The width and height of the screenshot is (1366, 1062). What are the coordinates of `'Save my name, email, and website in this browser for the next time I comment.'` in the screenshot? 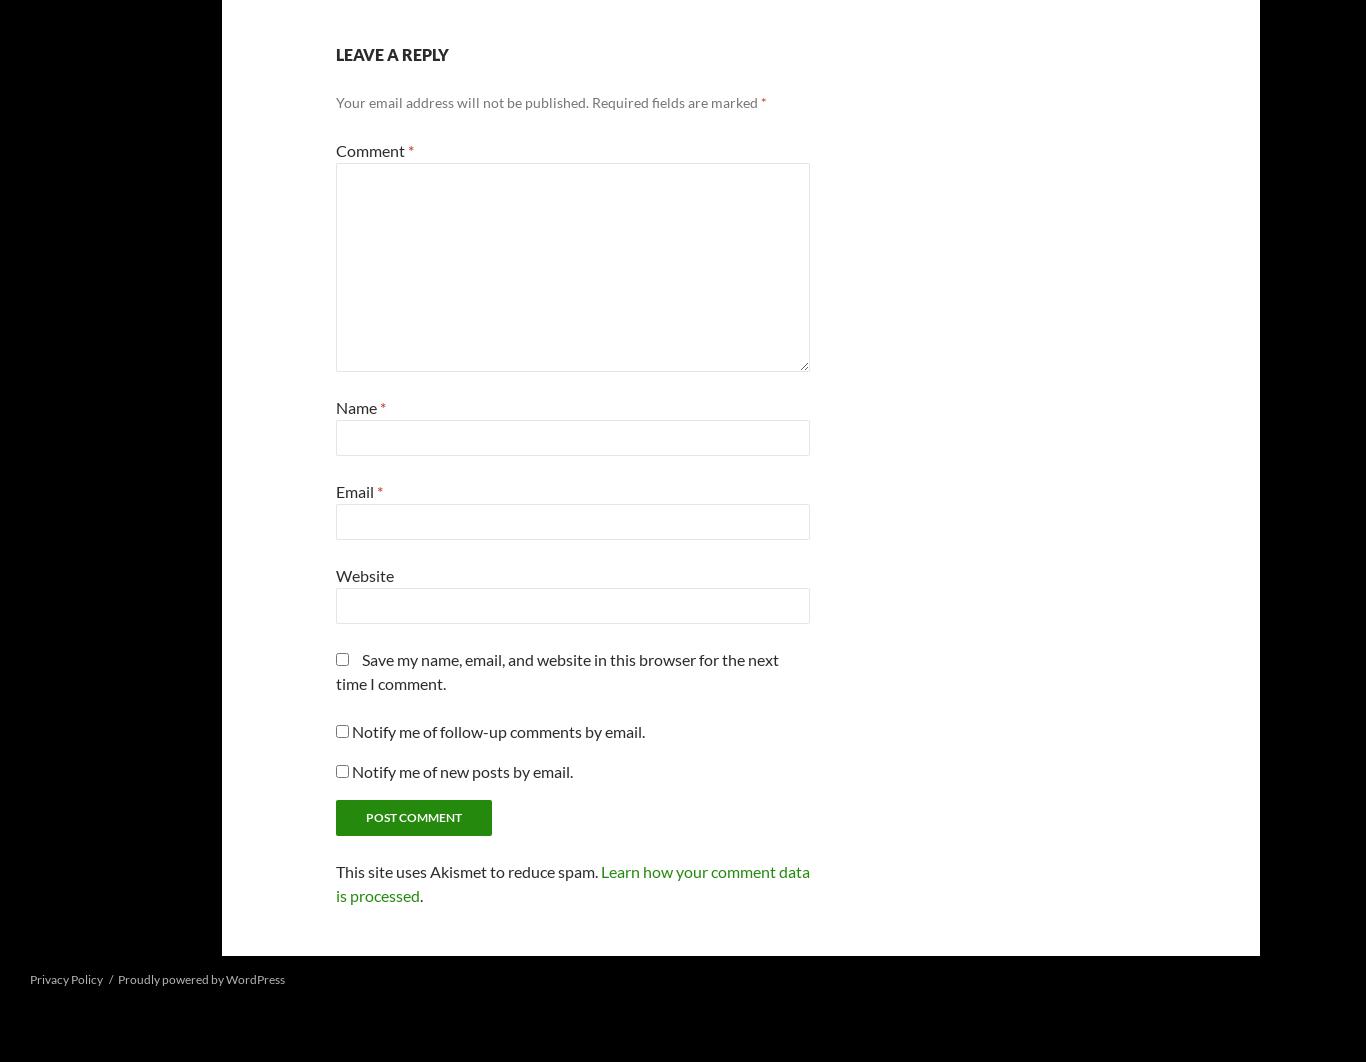 It's located at (336, 671).